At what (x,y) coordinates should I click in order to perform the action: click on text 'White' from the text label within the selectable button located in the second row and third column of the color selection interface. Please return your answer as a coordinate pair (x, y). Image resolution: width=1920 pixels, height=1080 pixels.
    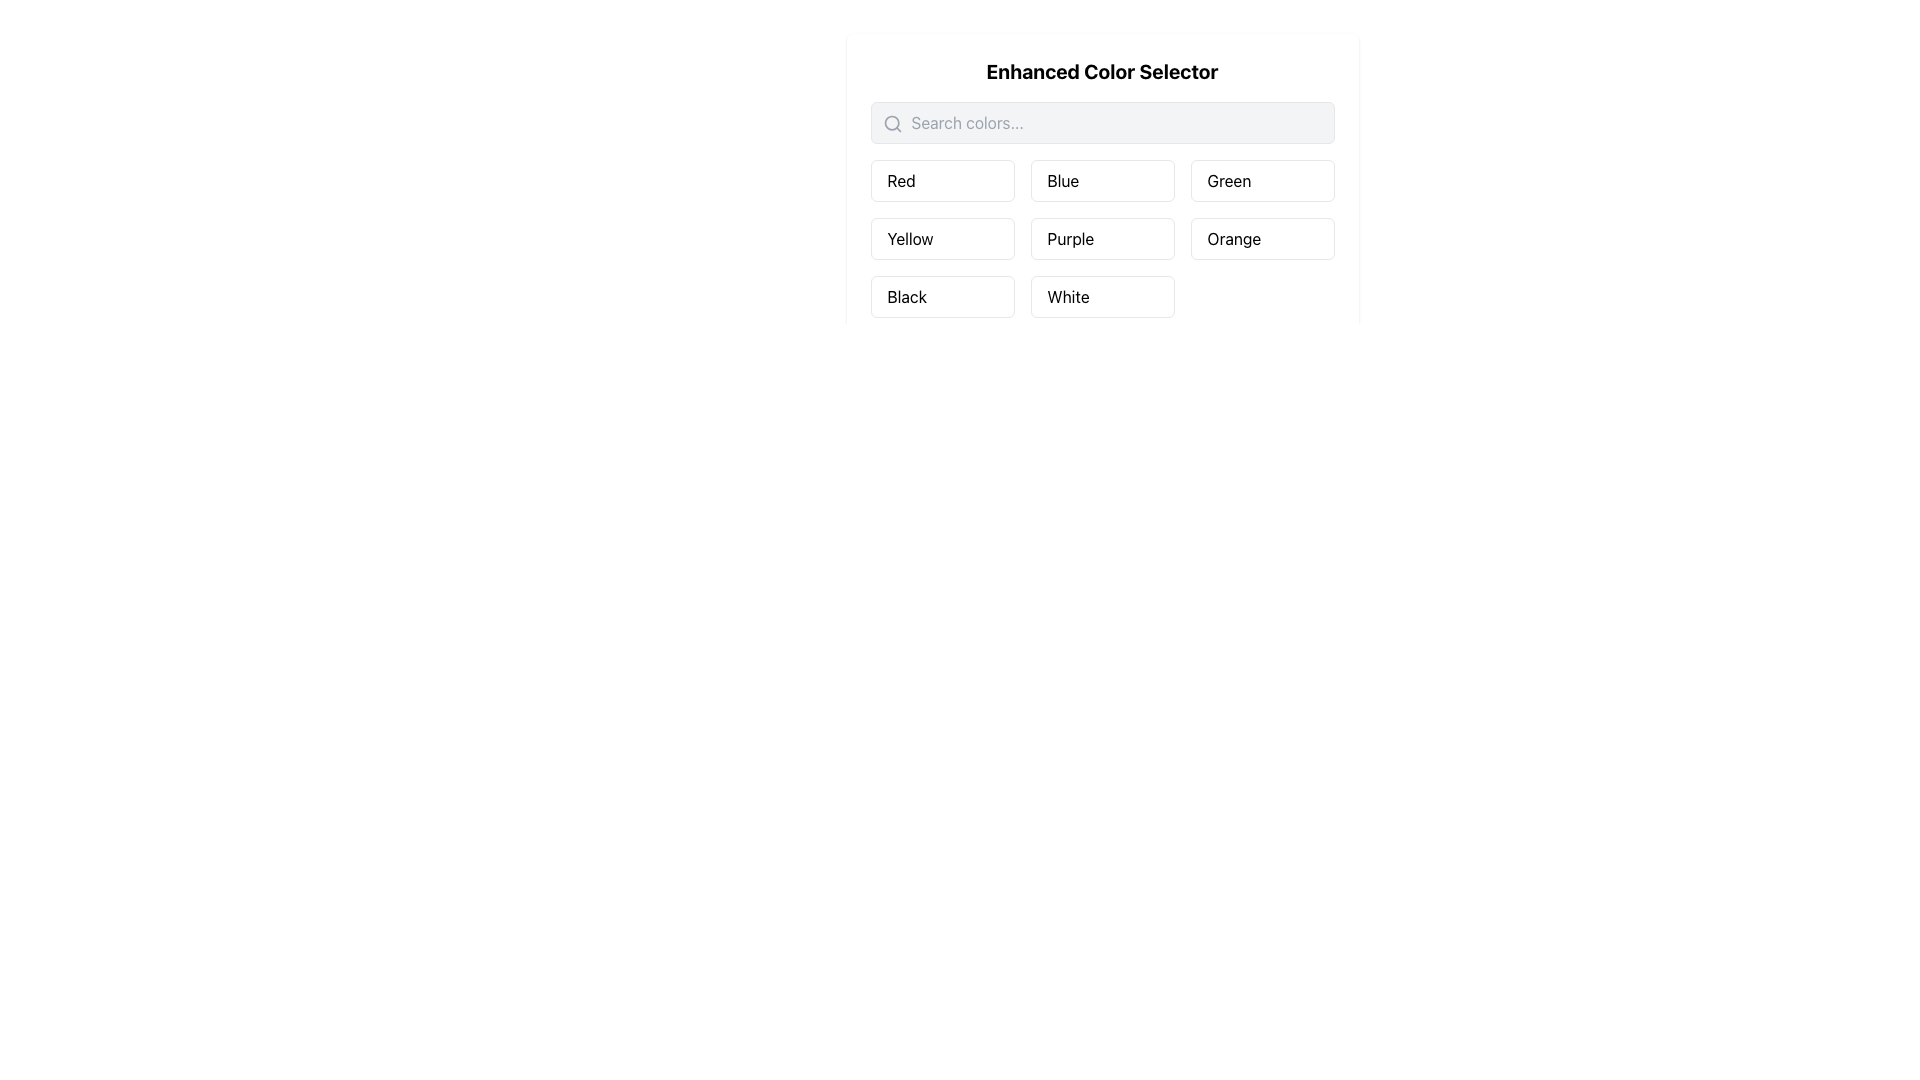
    Looking at the image, I should click on (1067, 297).